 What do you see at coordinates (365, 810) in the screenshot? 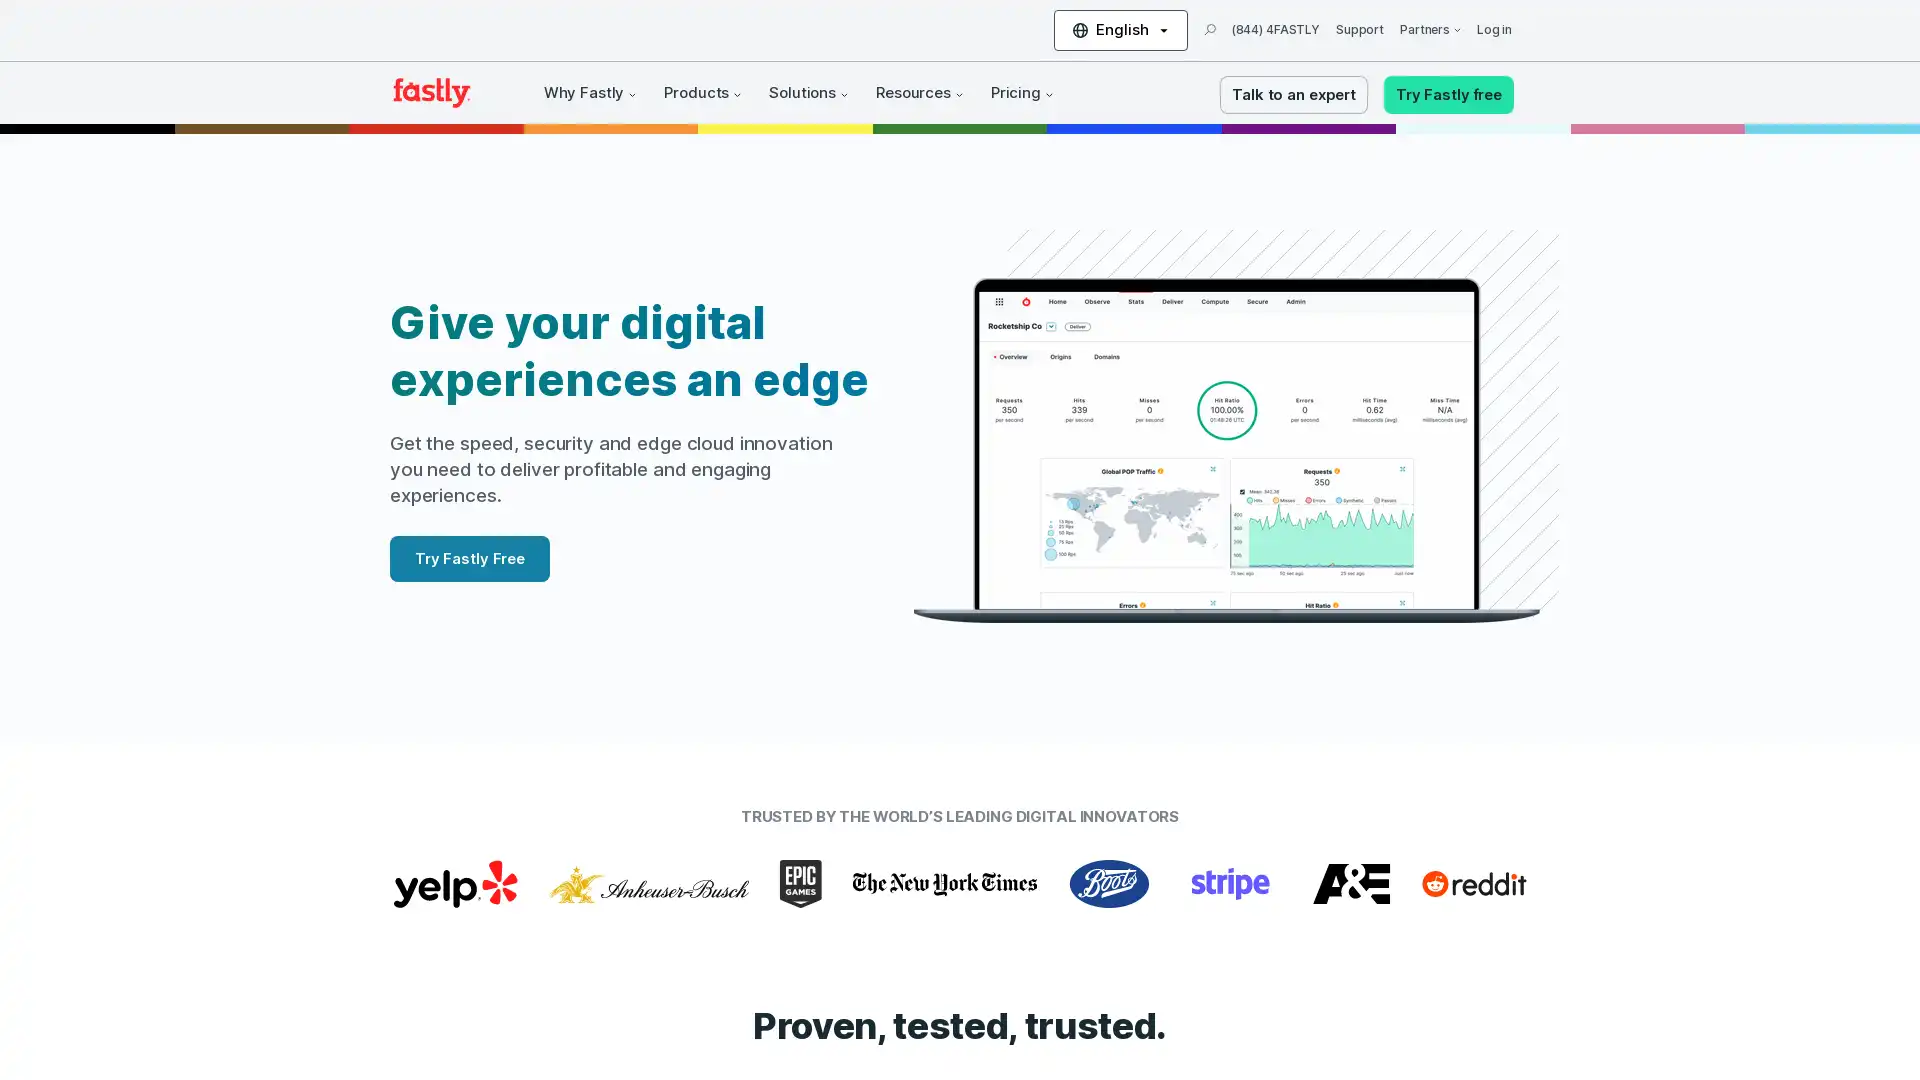
I see `Close` at bounding box center [365, 810].